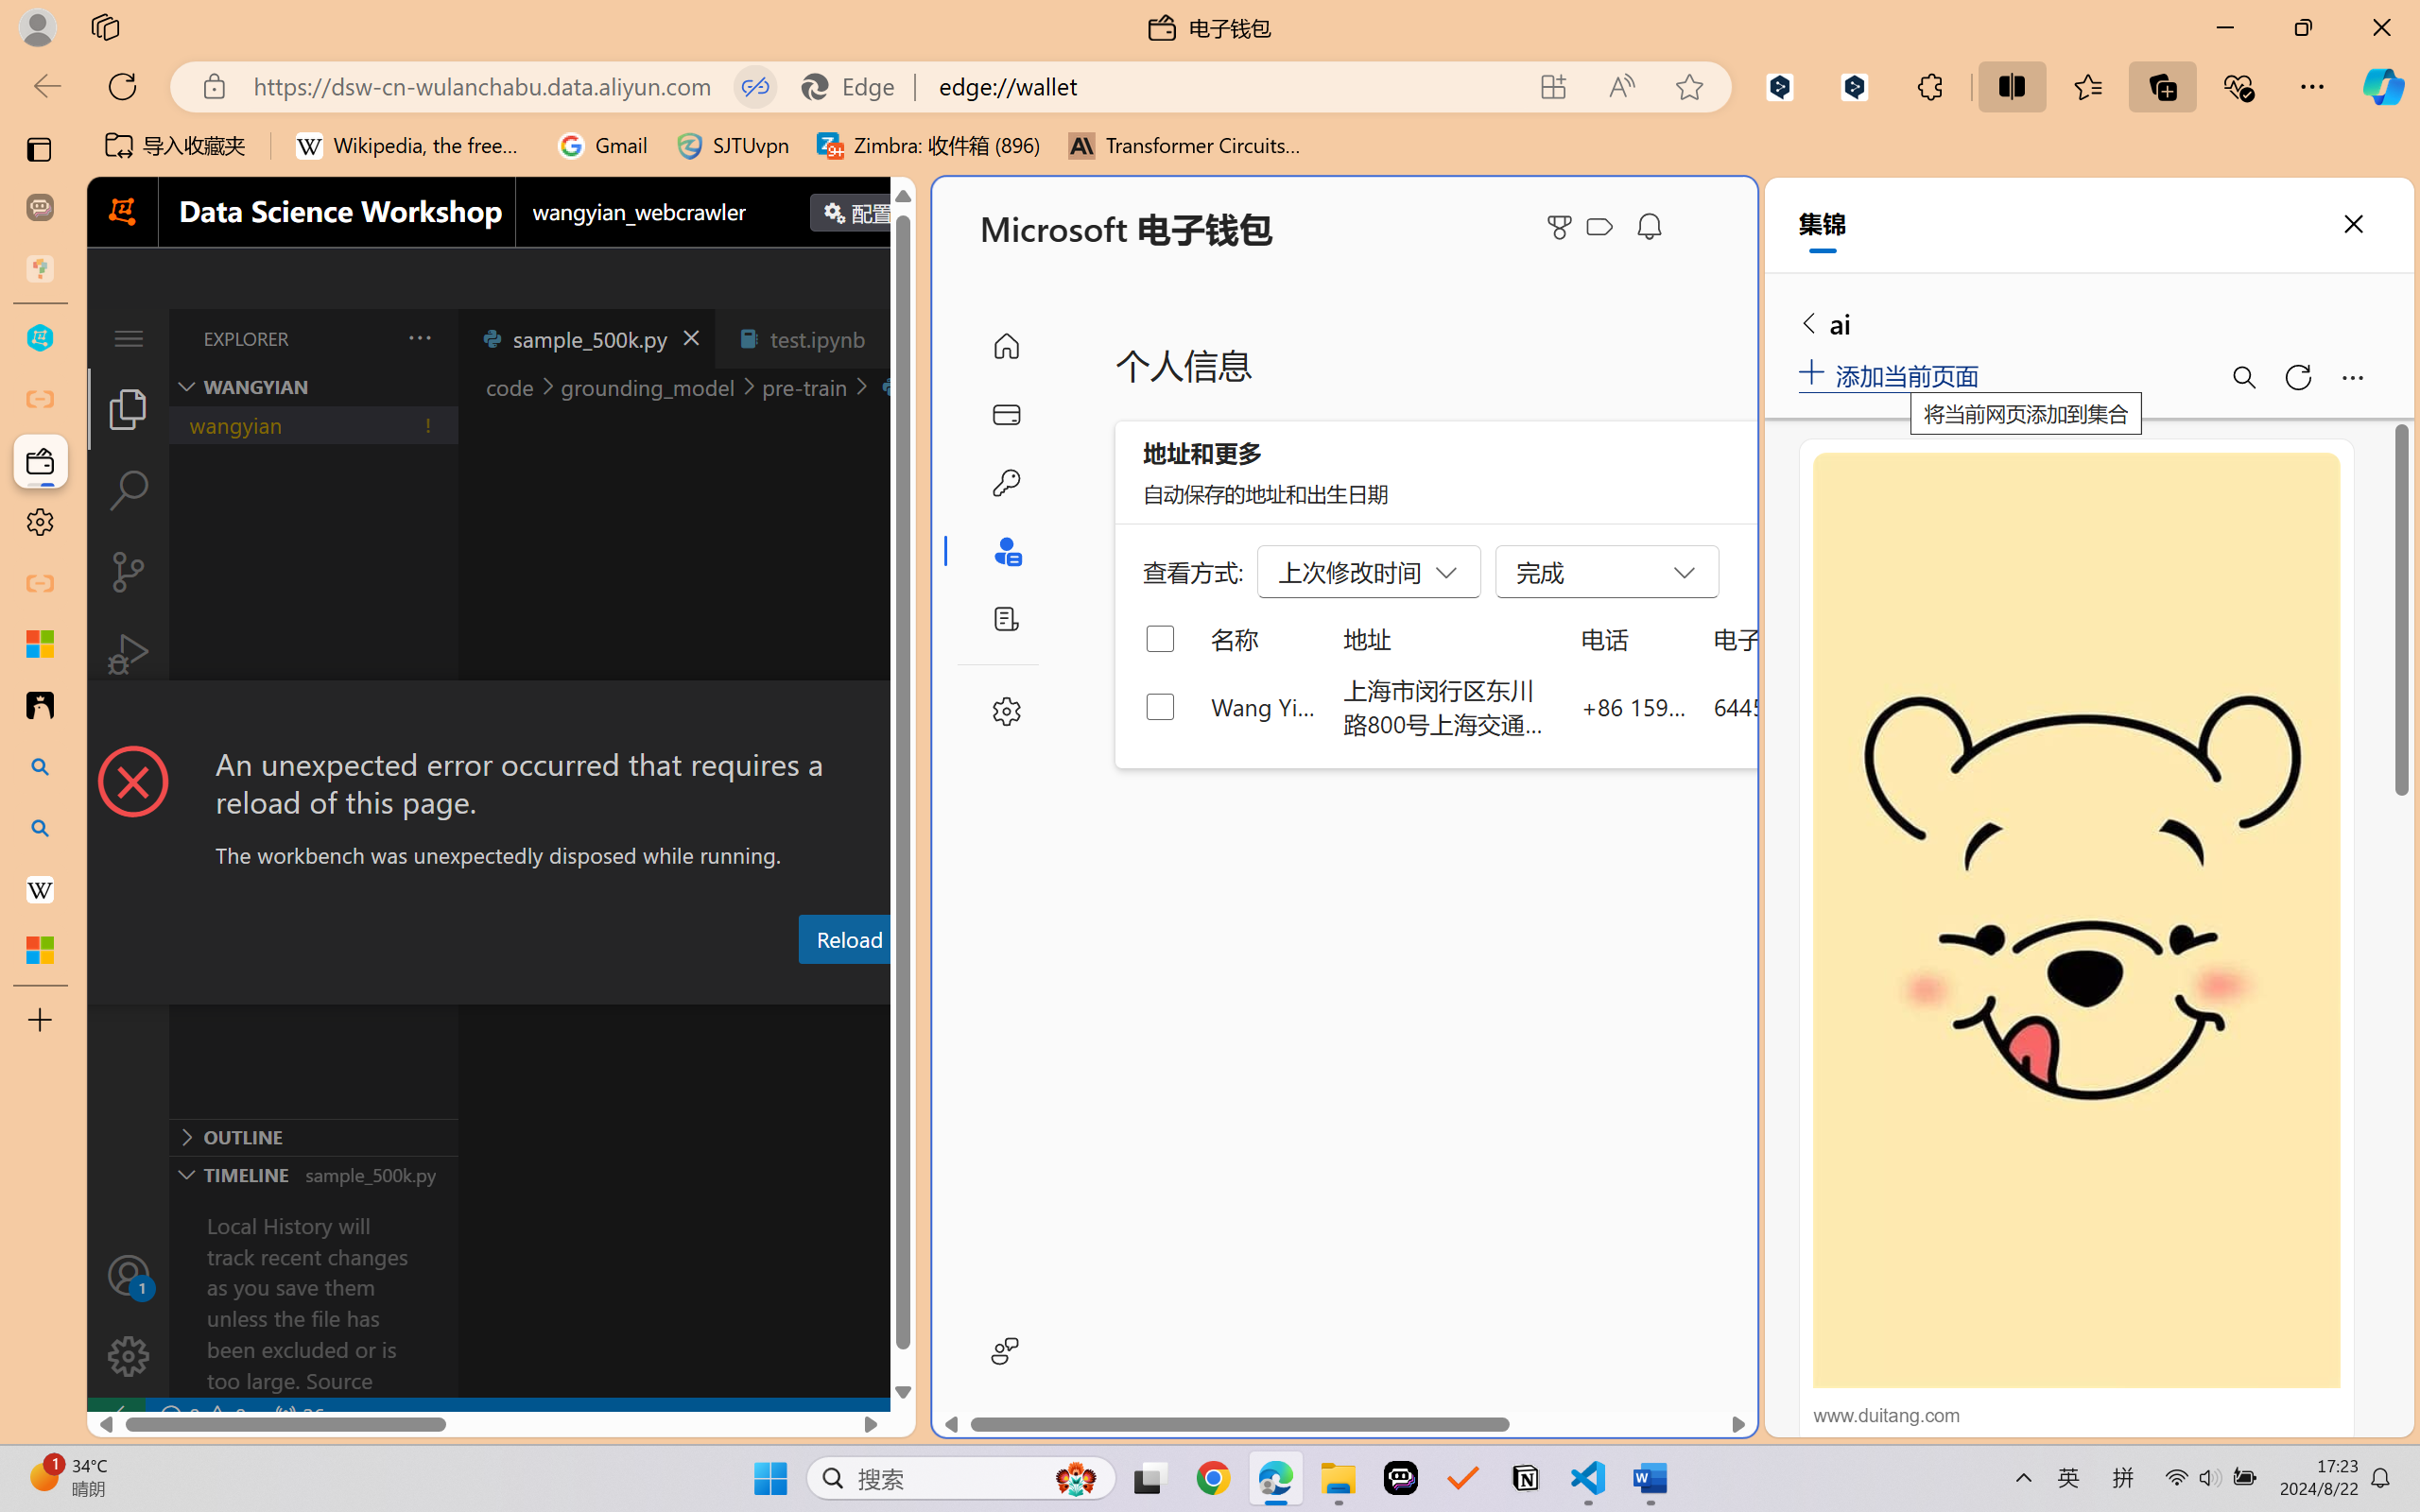 Image resolution: width=2420 pixels, height=1512 pixels. What do you see at coordinates (1184, 145) in the screenshot?
I see `'Transformer Circuits Thread'` at bounding box center [1184, 145].